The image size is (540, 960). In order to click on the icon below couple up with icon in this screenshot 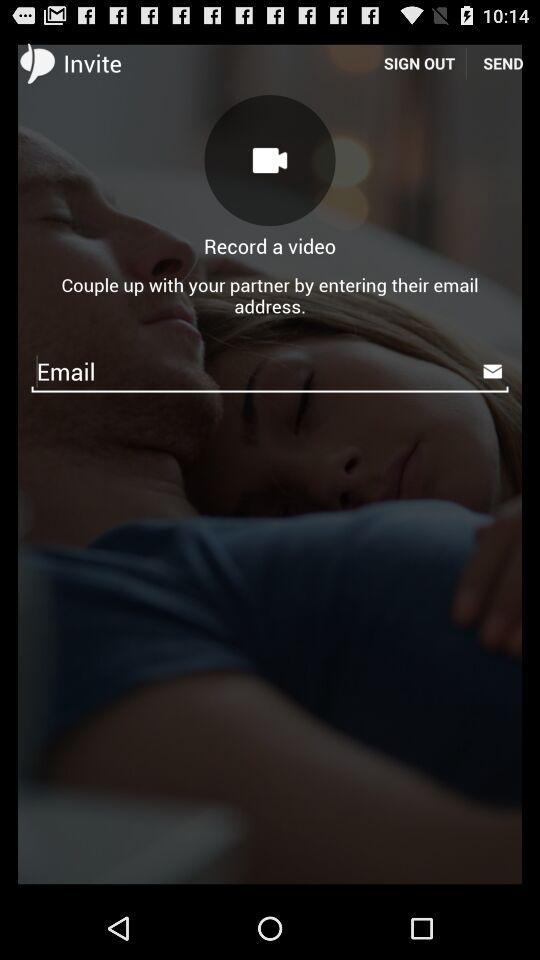, I will do `click(270, 370)`.